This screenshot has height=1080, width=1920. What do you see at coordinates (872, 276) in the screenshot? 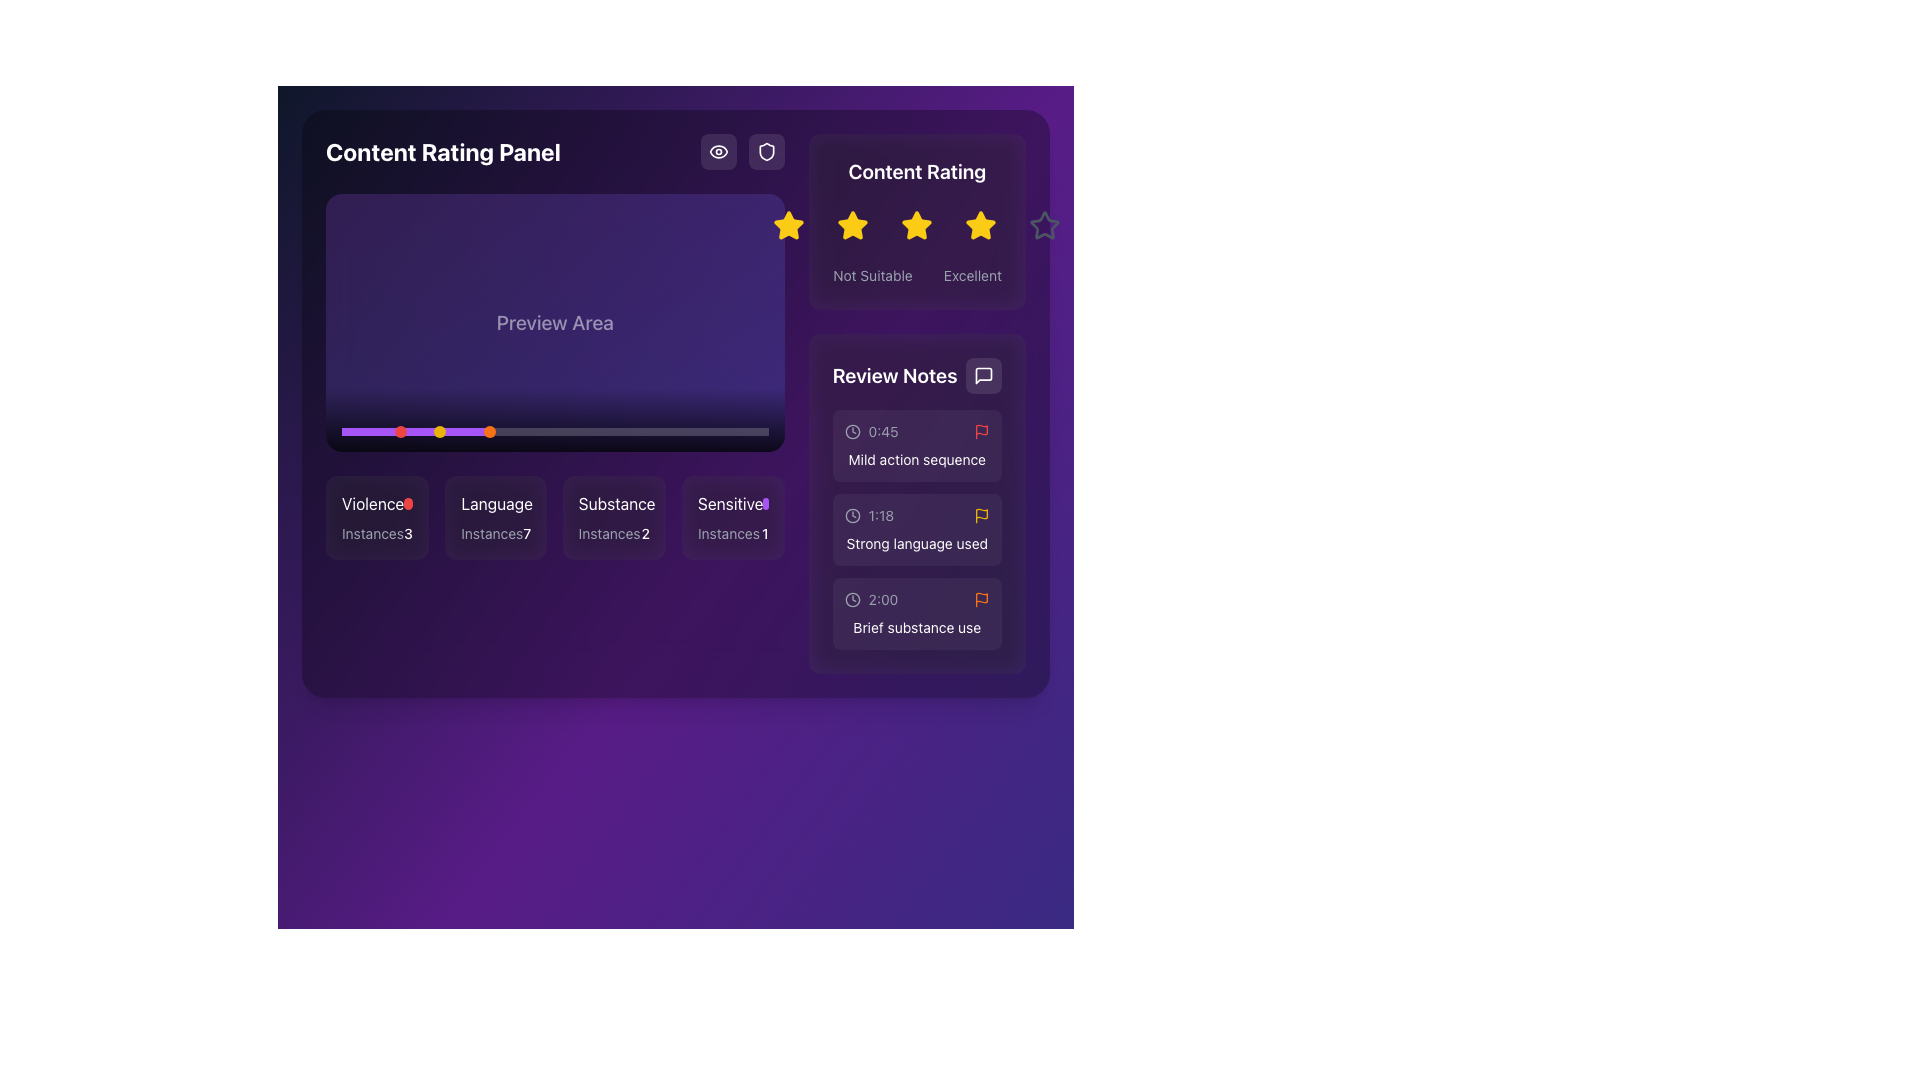
I see `the static text label indicating lower rating or disapproval in the 'Content Rating' section, positioned to the left of 'Excellent'` at bounding box center [872, 276].